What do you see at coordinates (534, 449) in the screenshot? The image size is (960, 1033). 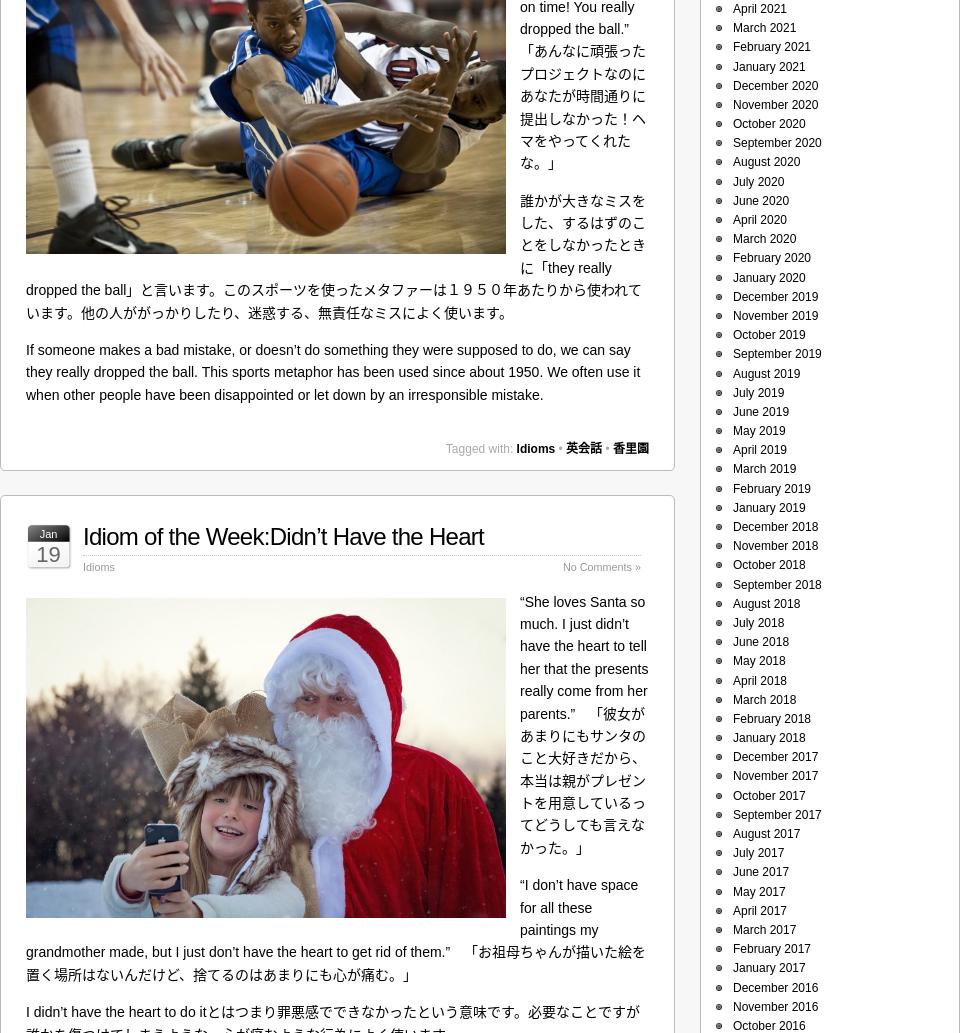 I see `'Idioms'` at bounding box center [534, 449].